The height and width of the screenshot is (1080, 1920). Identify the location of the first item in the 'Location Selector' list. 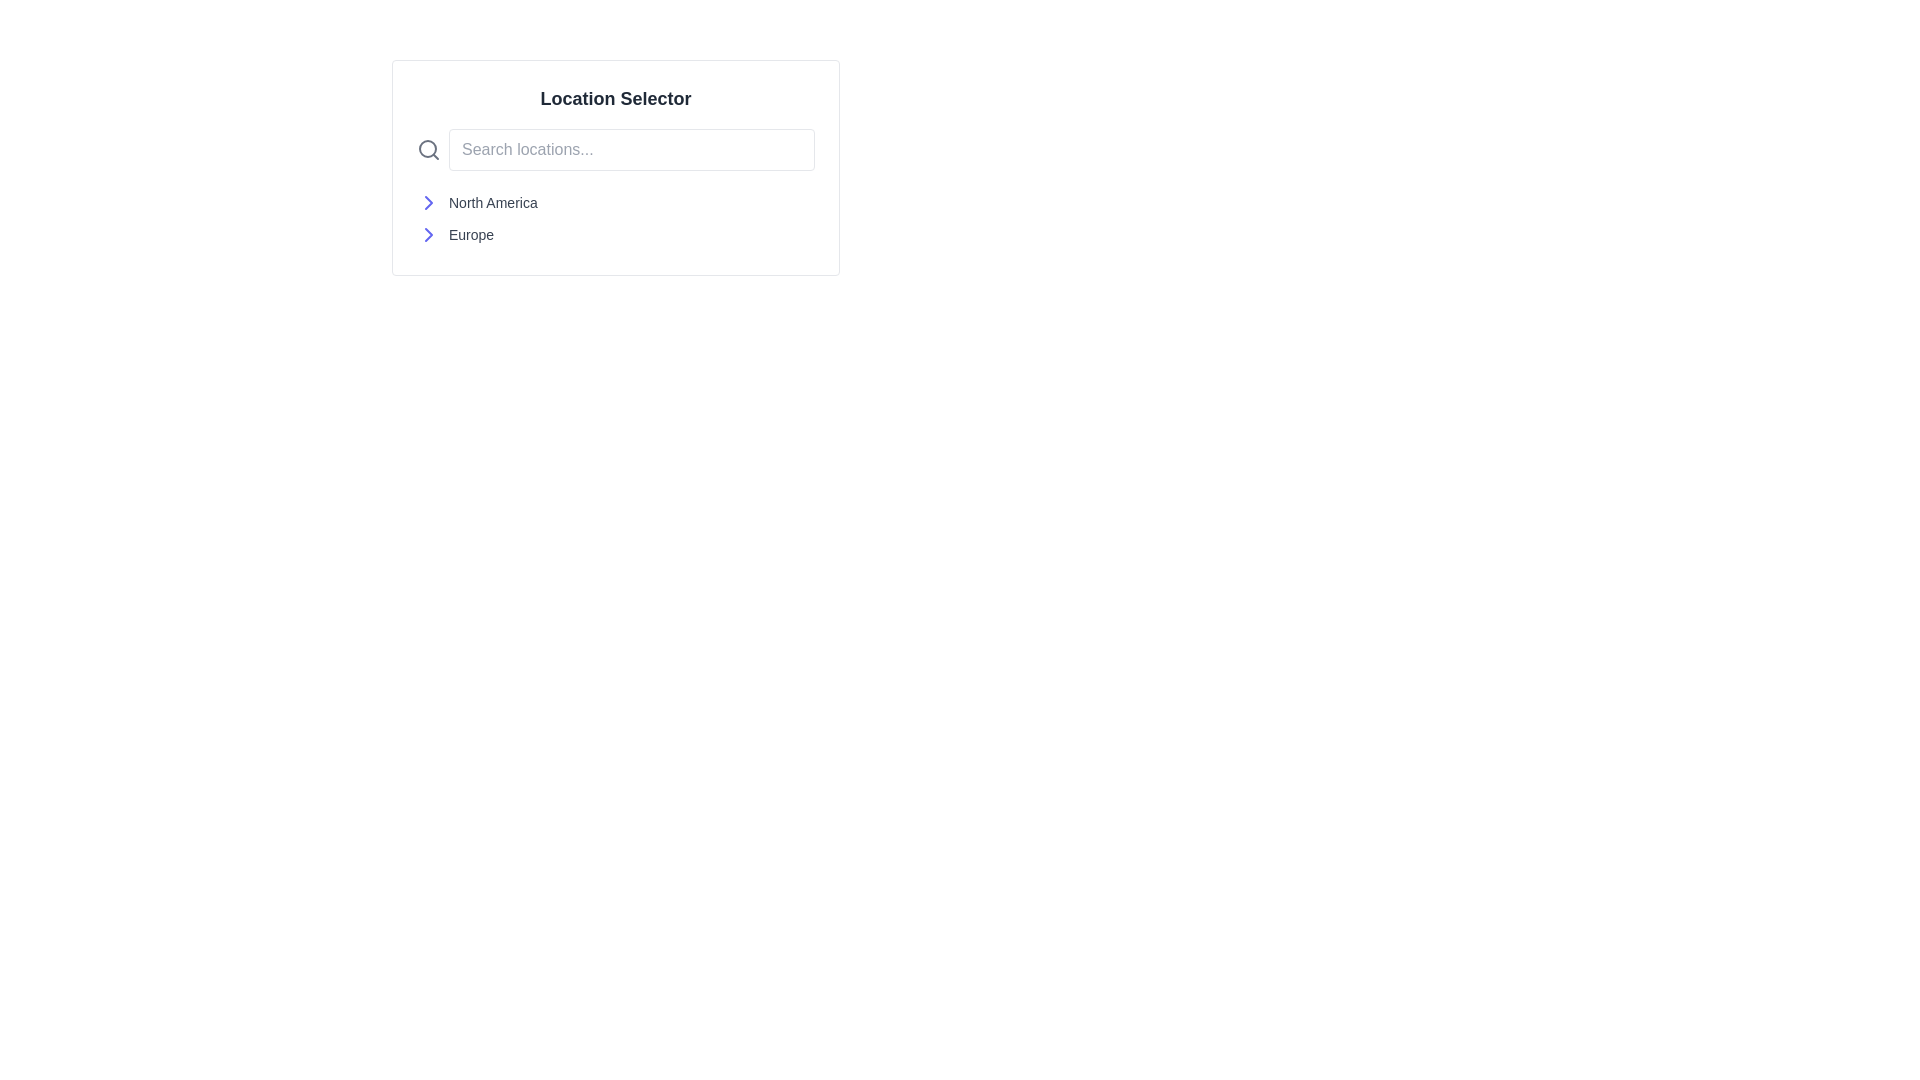
(614, 203).